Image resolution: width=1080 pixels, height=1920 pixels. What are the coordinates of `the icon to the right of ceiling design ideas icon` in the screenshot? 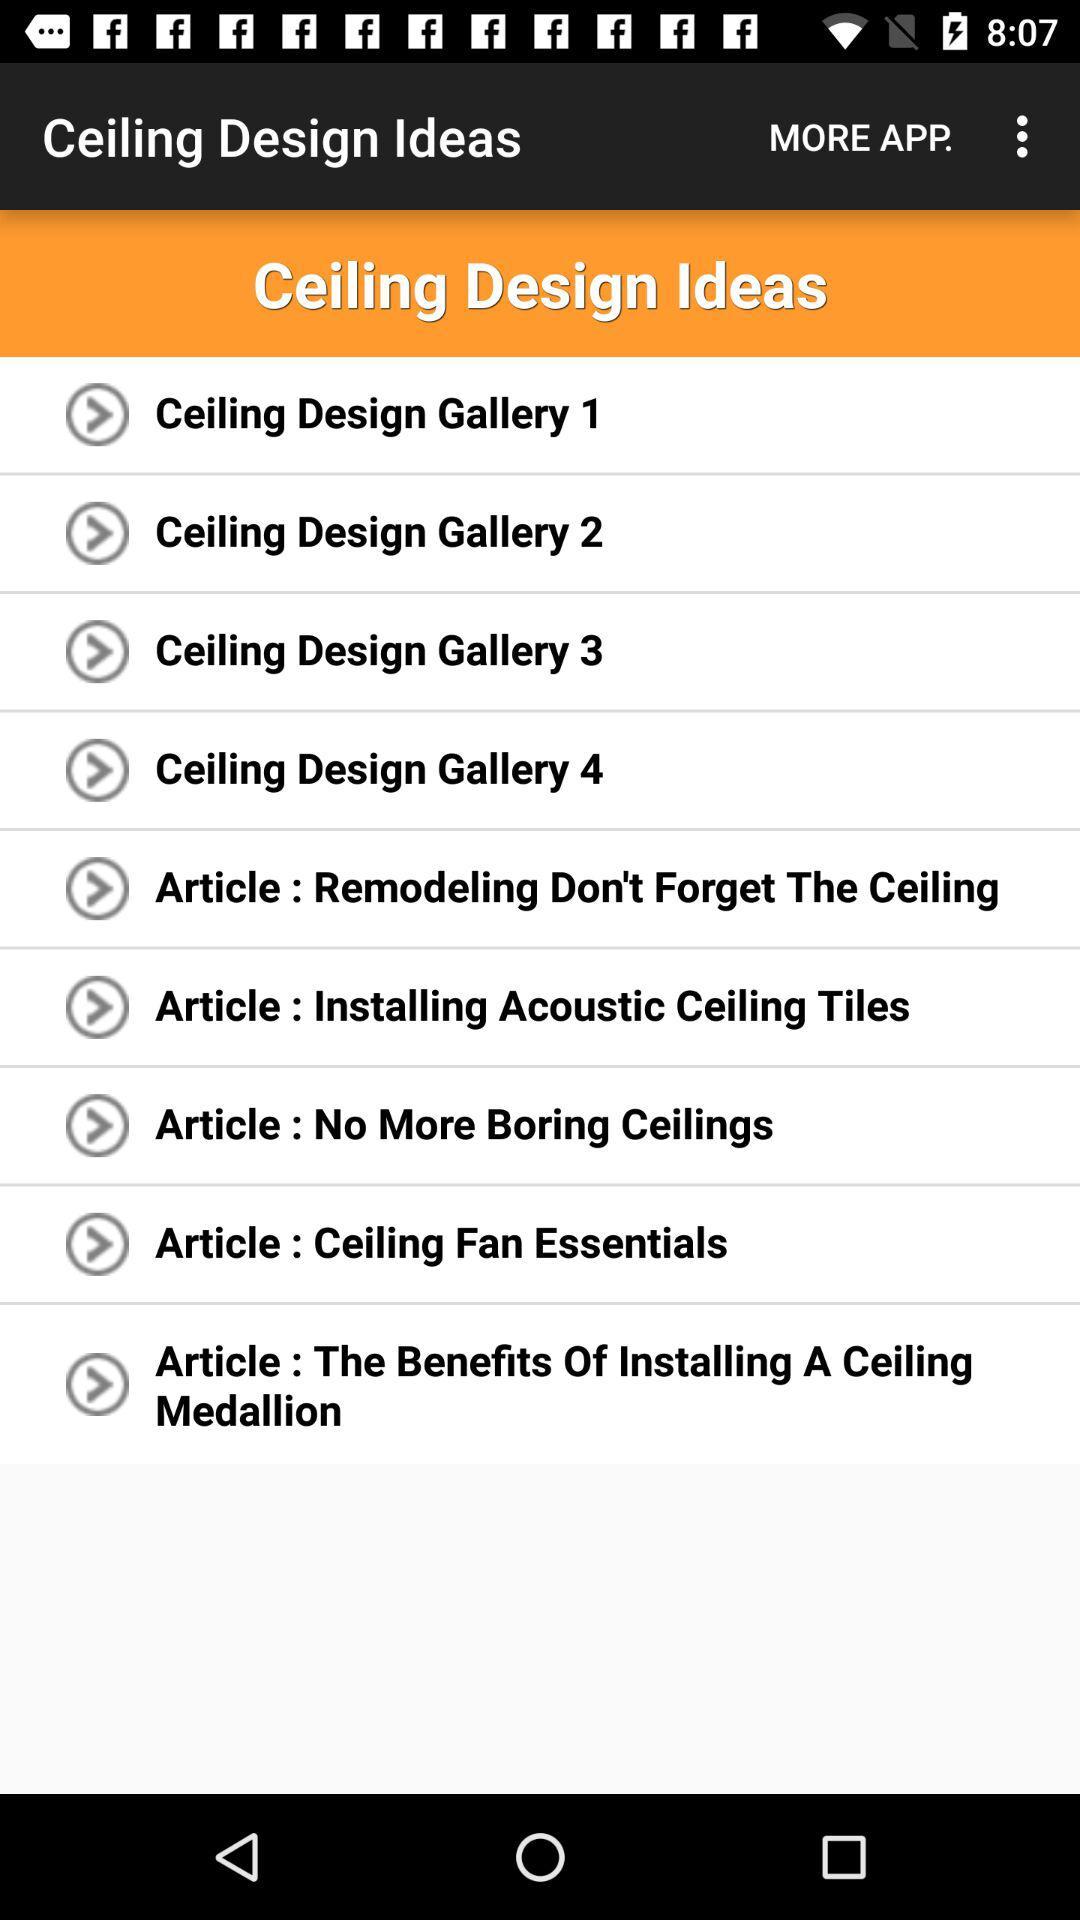 It's located at (860, 135).